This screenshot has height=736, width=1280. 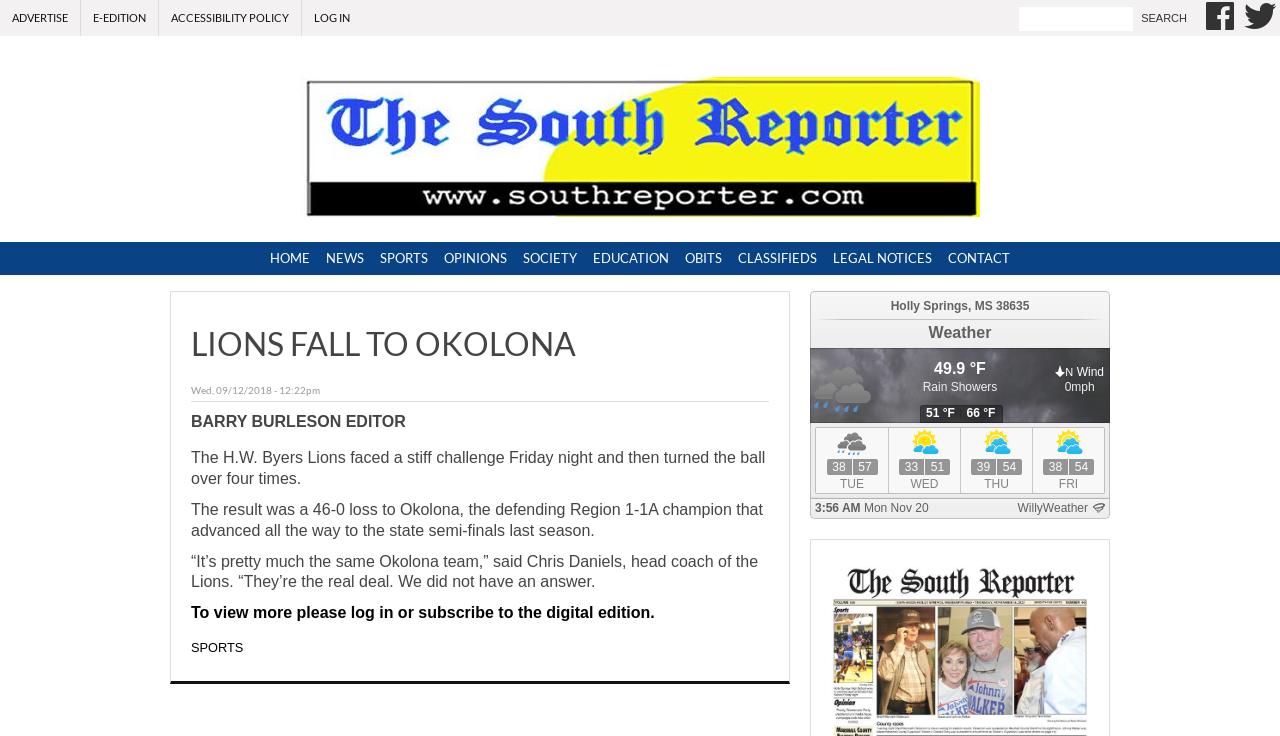 What do you see at coordinates (978, 257) in the screenshot?
I see `'Contact'` at bounding box center [978, 257].